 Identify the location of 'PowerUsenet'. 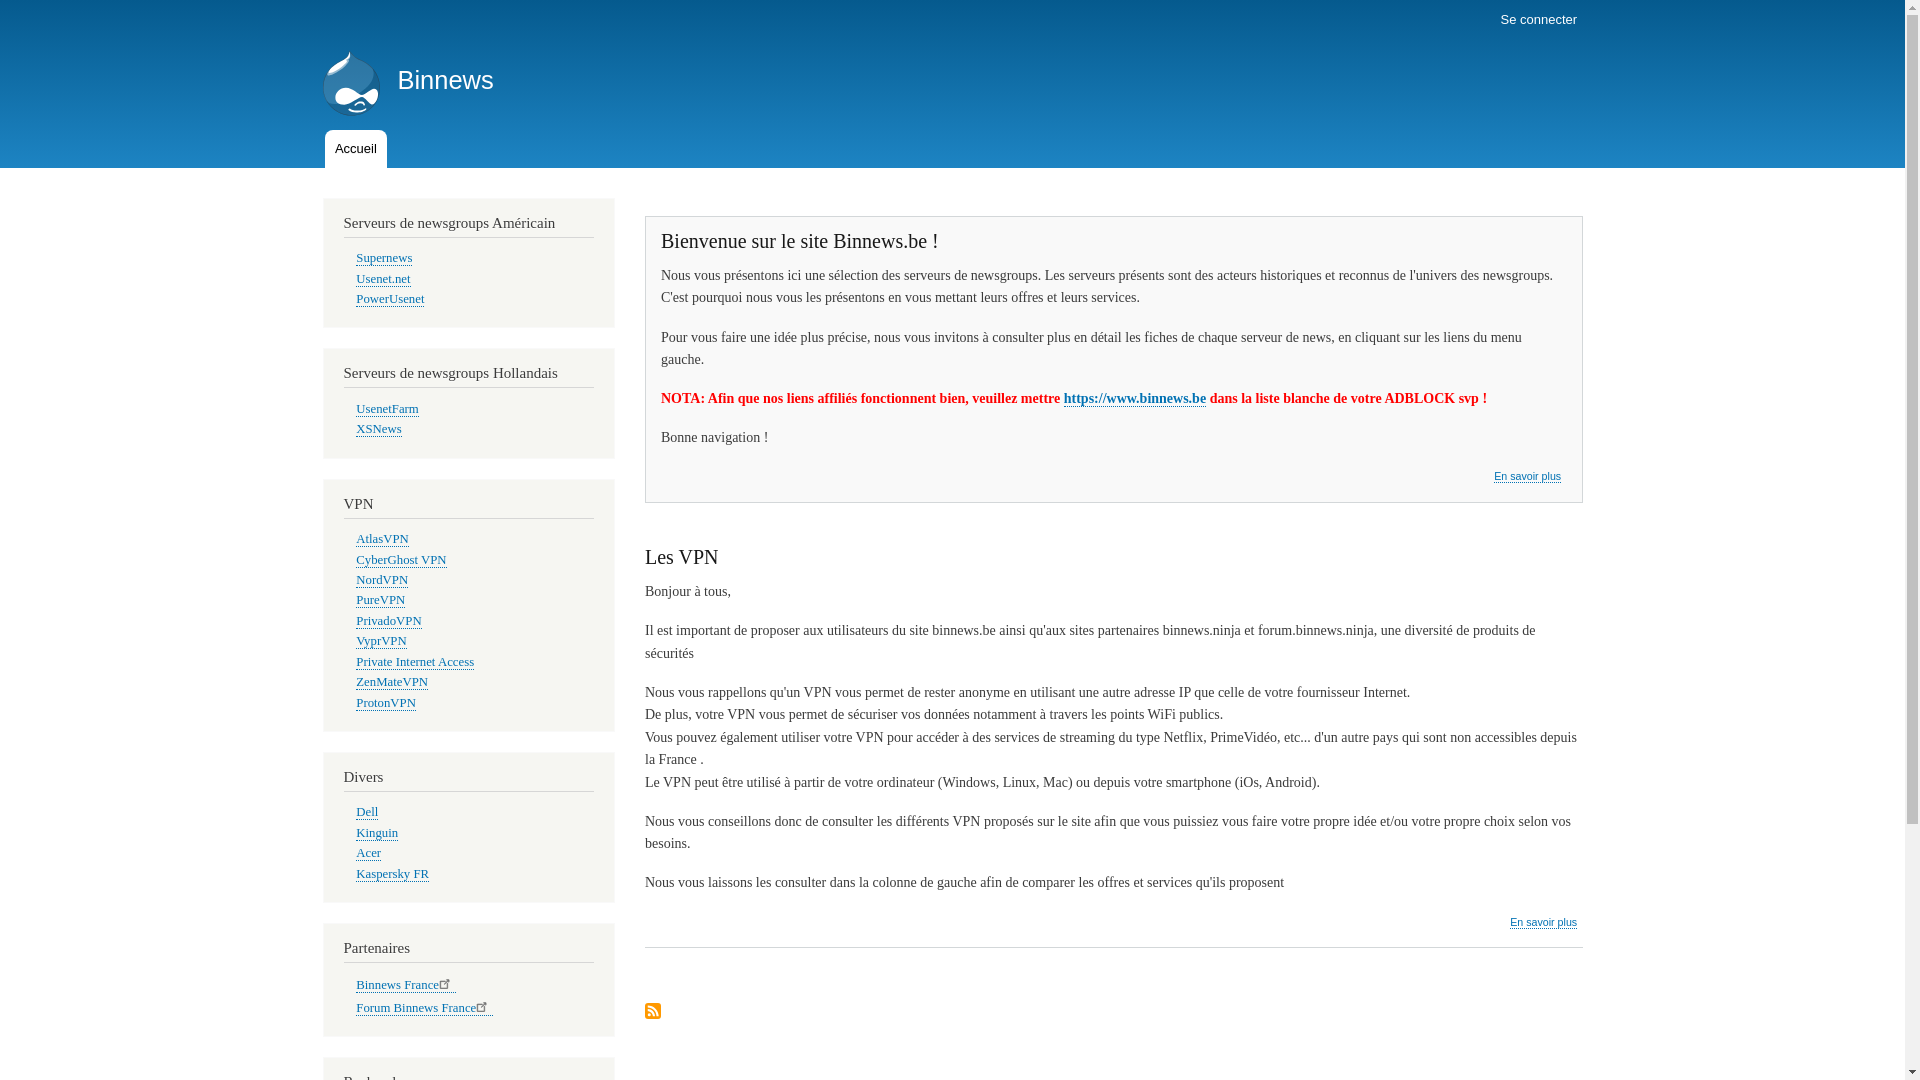
(389, 299).